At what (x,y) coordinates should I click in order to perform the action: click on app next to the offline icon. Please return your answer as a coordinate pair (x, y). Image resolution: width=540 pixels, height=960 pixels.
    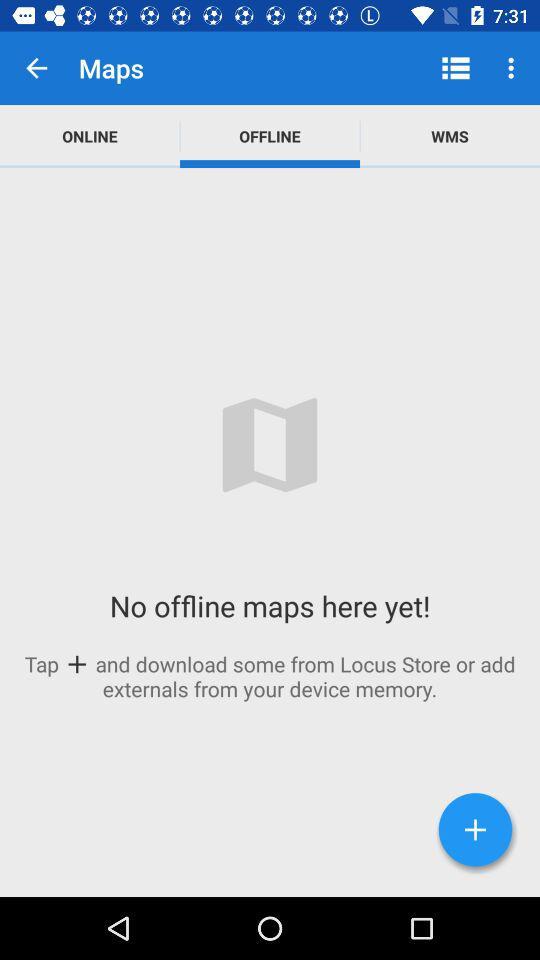
    Looking at the image, I should click on (455, 68).